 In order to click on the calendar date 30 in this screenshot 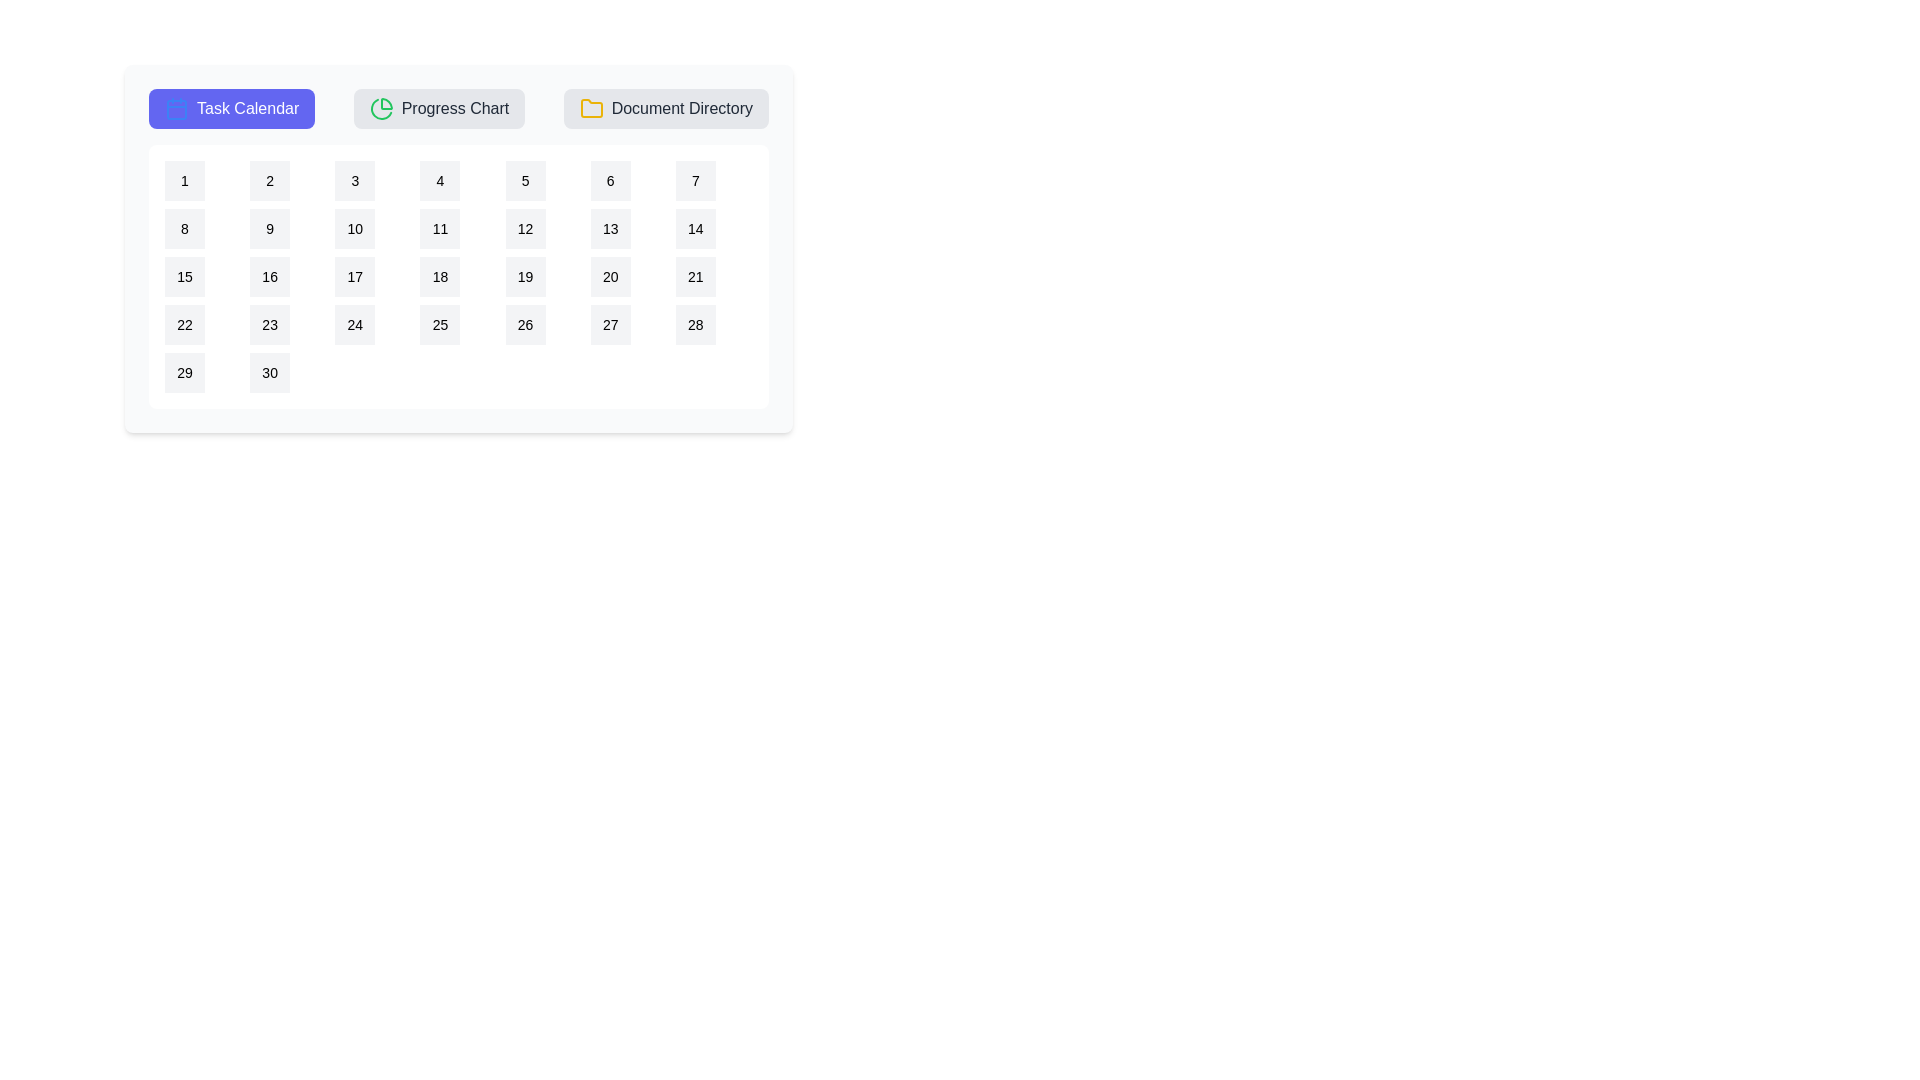, I will do `click(268, 373)`.